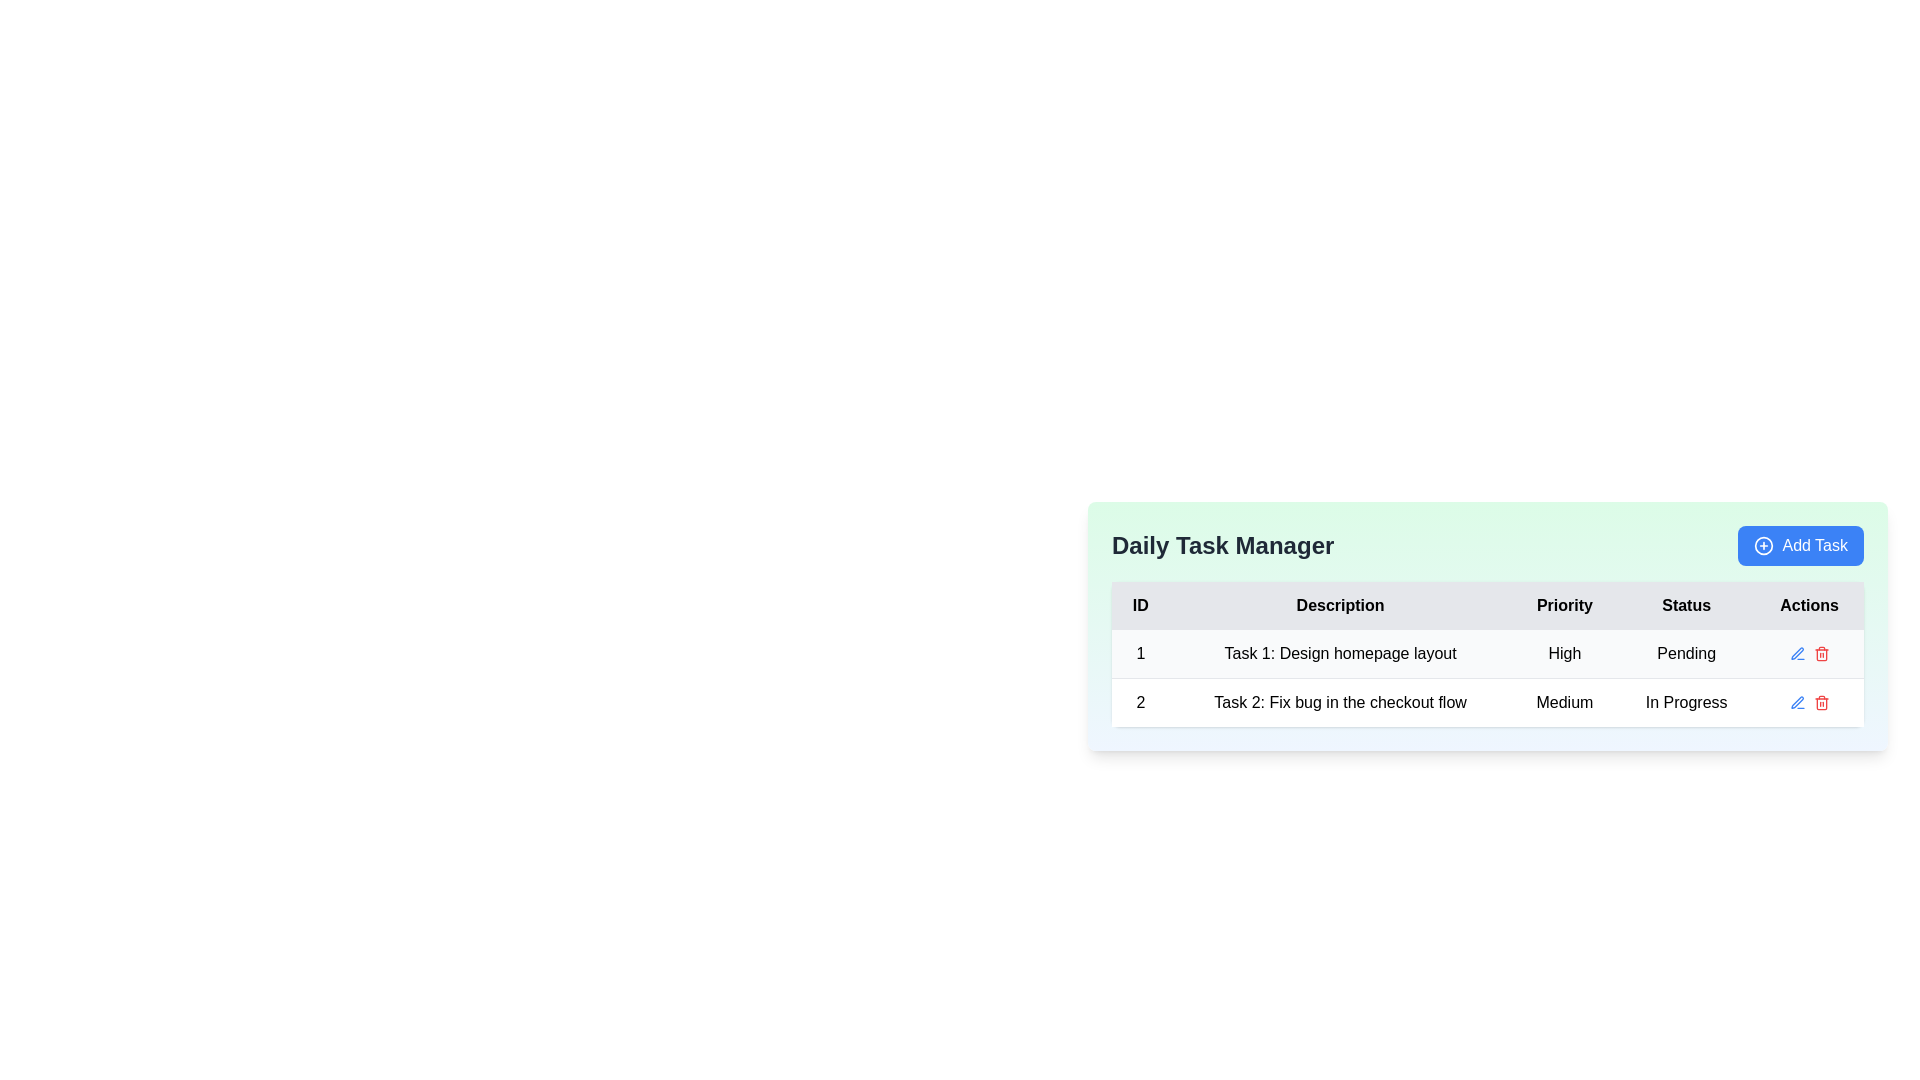 The width and height of the screenshot is (1920, 1080). I want to click on the trash icon button located in the 'Actions' column of the row for the task labeled 'Task 2: Fix bug in the checkout flow', so click(1821, 701).